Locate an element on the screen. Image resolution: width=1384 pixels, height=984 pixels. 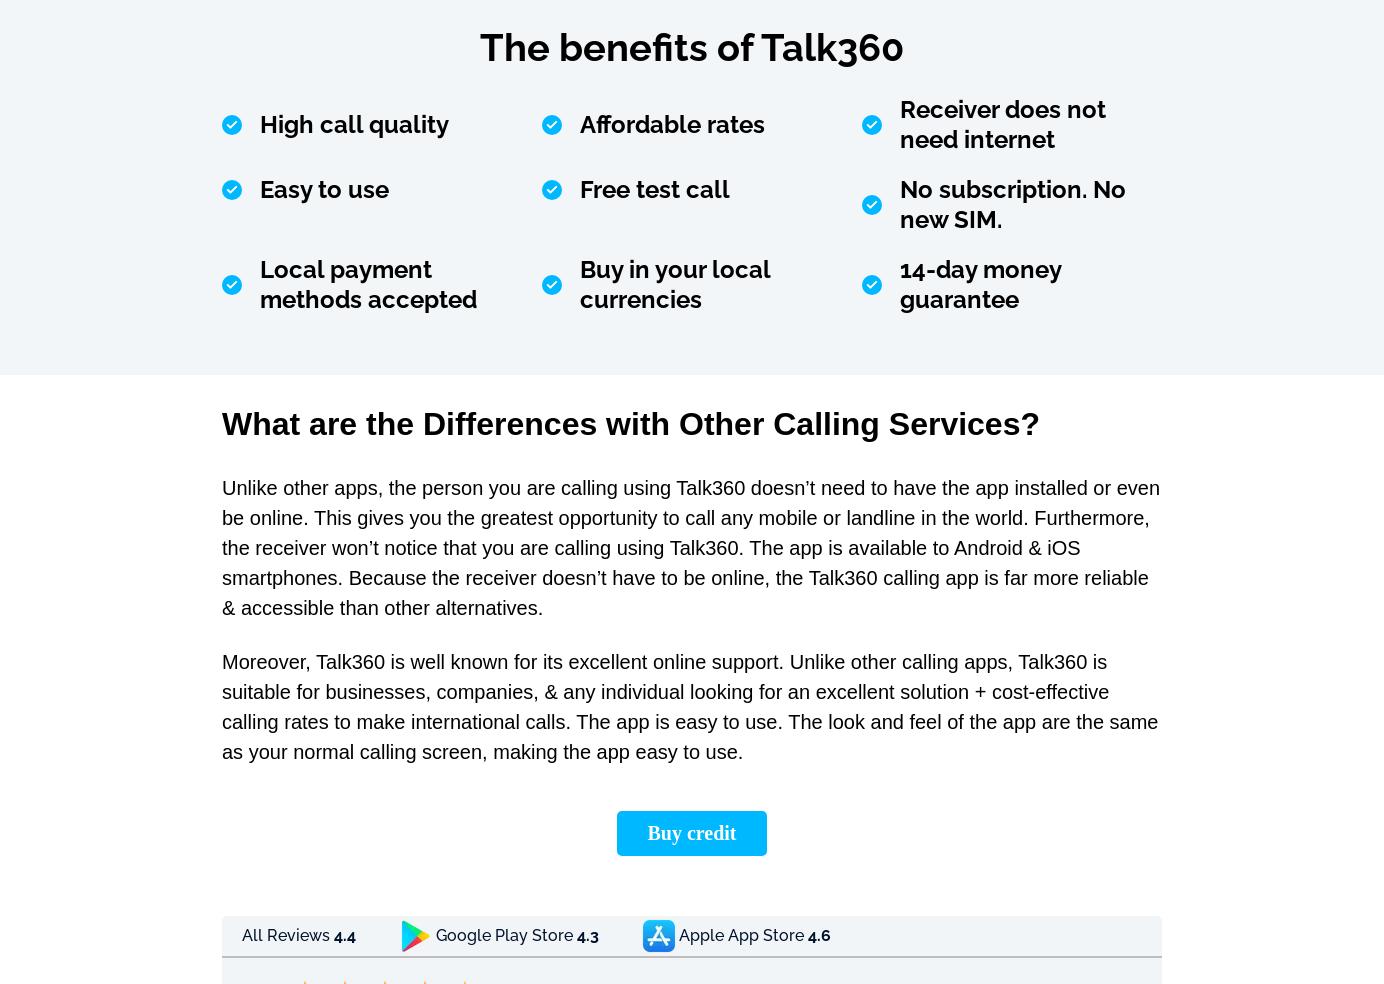
'Buy credit' is located at coordinates (691, 831).